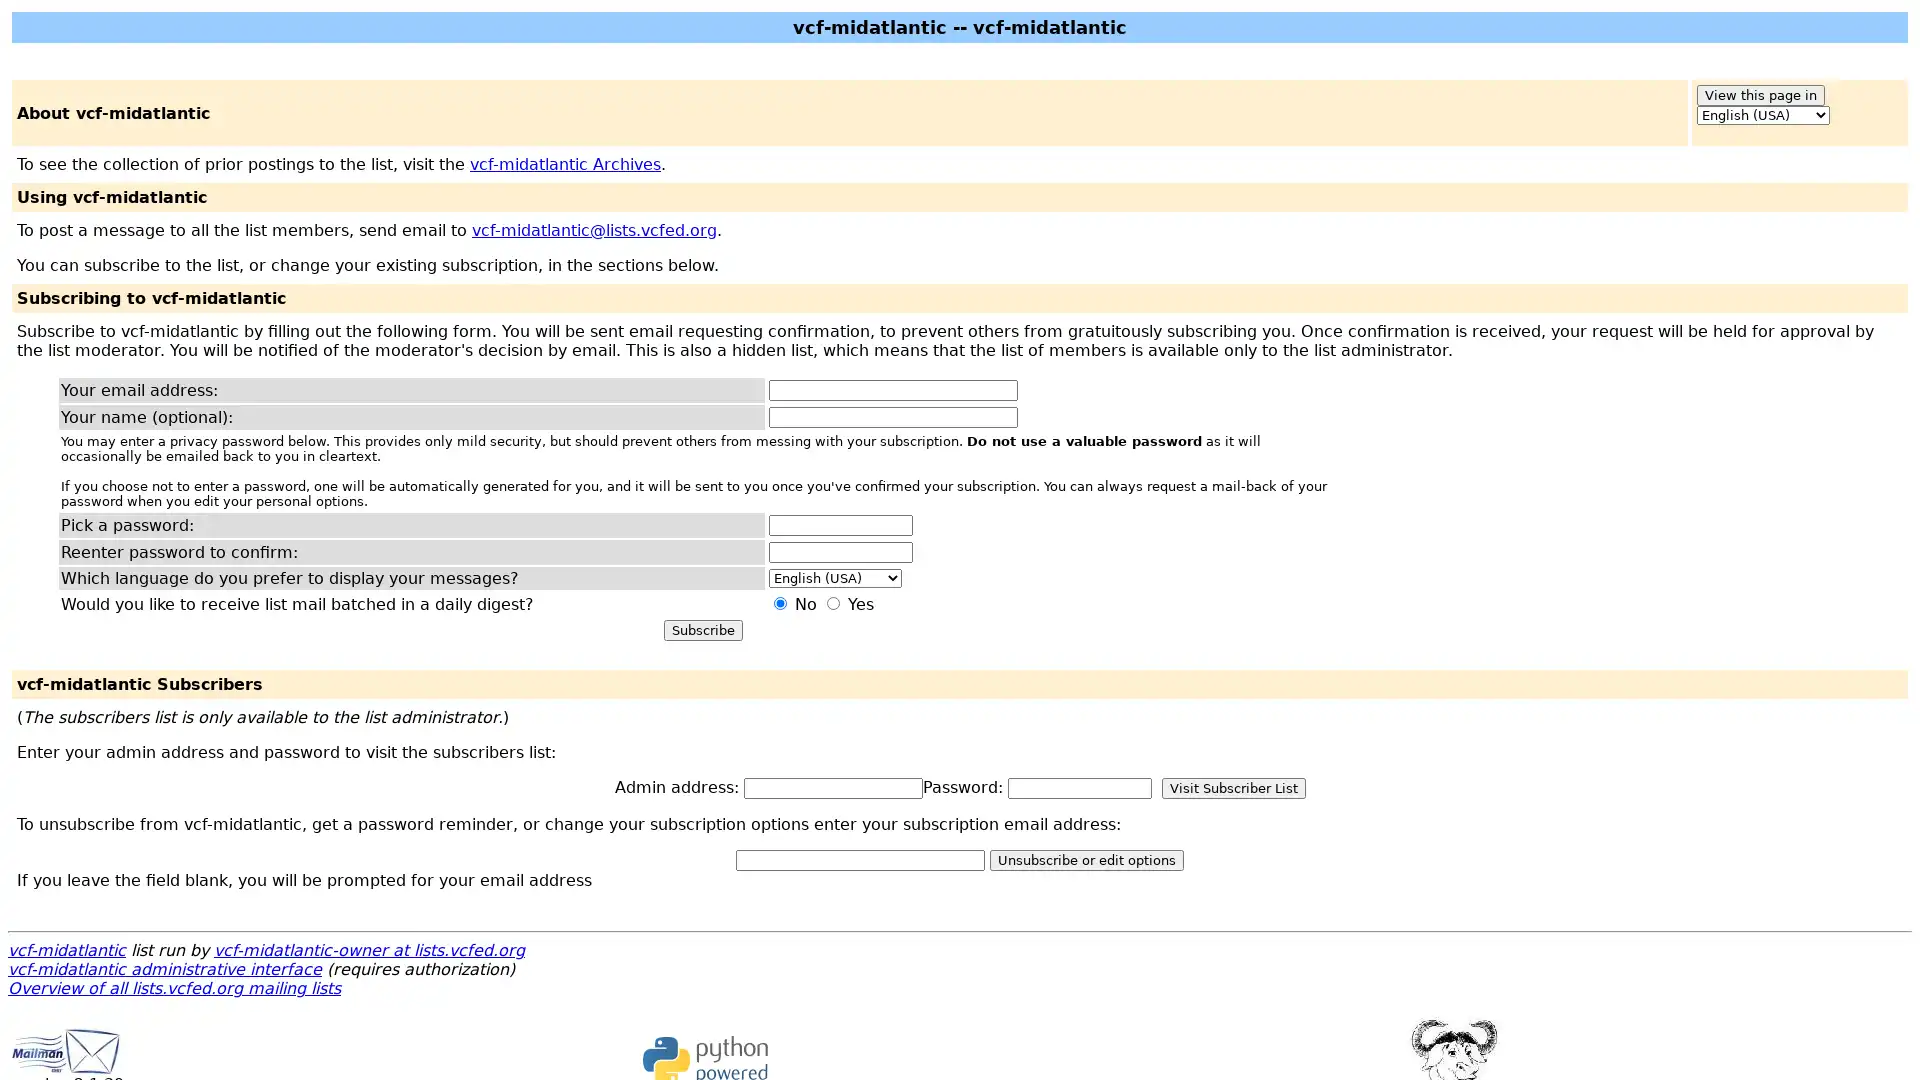 This screenshot has width=1920, height=1080. Describe the element at coordinates (1232, 787) in the screenshot. I see `Visit Subscriber List` at that location.